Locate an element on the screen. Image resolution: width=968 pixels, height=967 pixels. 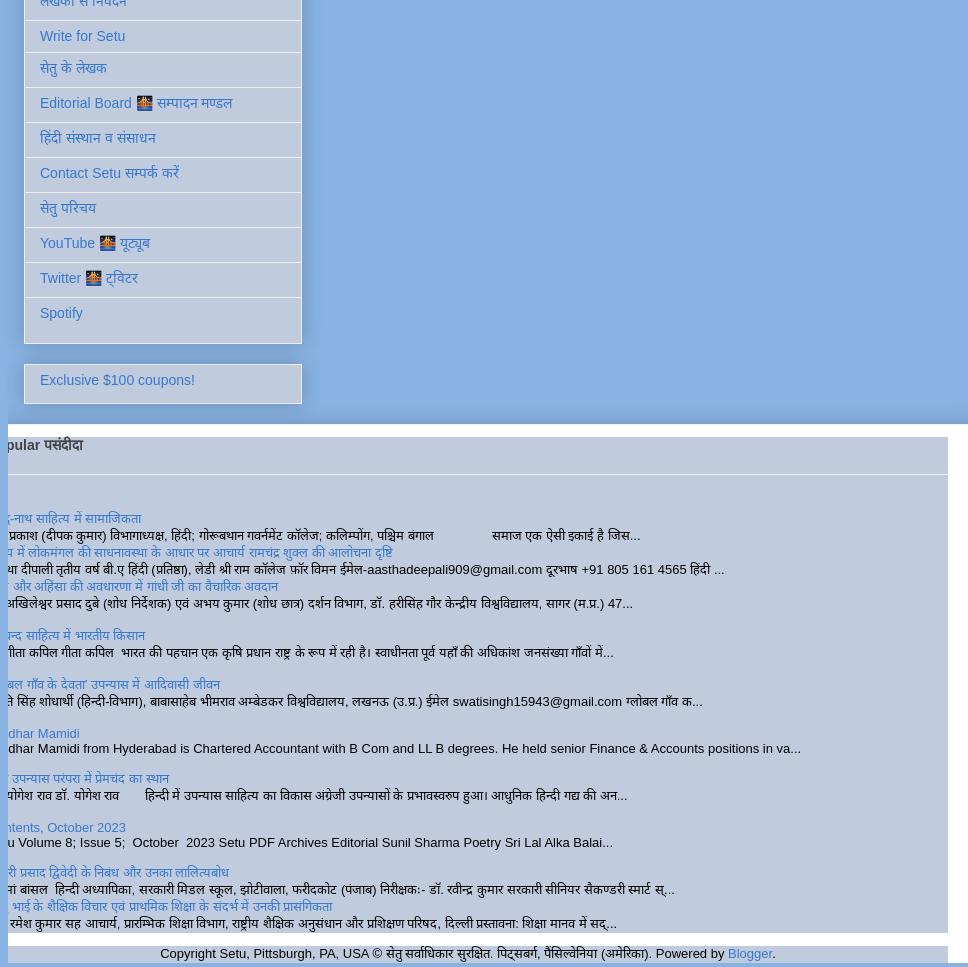
'Write for Setu' is located at coordinates (82, 35).